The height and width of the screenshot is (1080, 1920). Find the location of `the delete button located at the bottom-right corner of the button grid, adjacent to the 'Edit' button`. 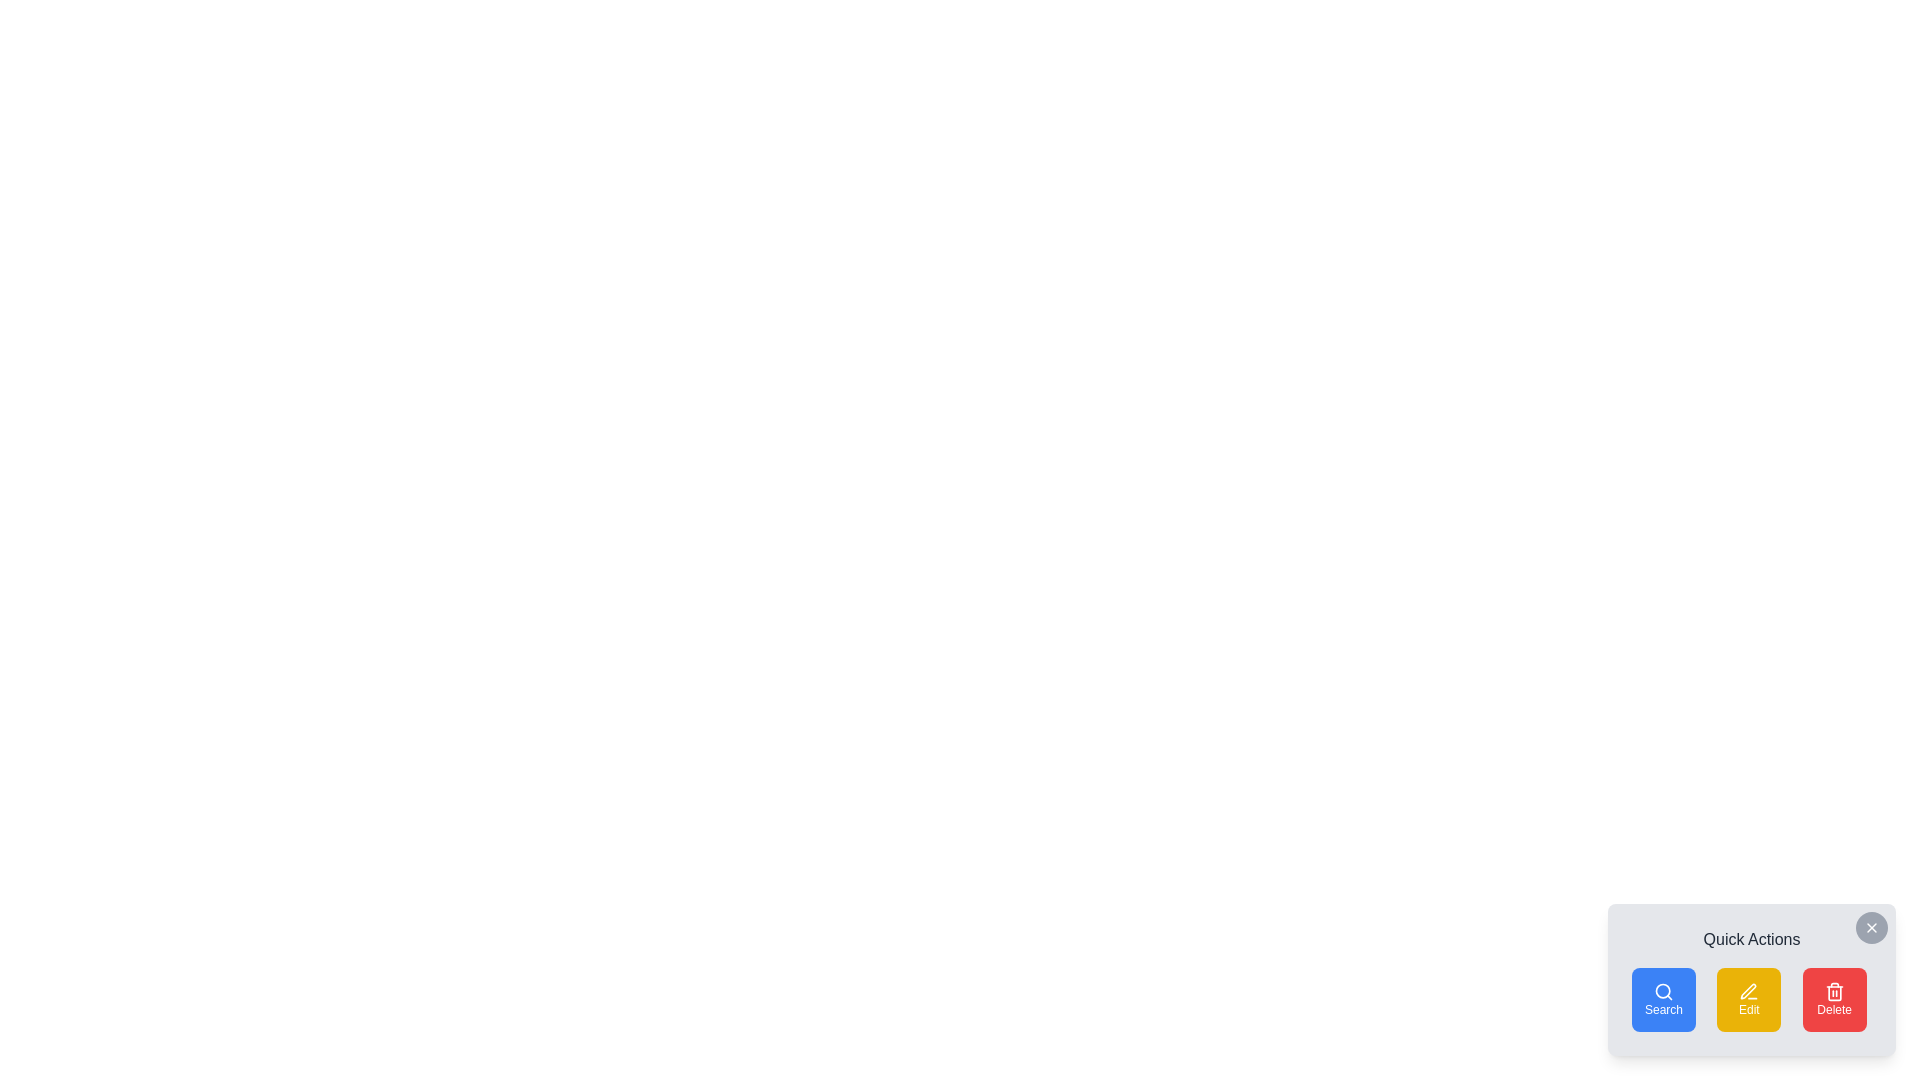

the delete button located at the bottom-right corner of the button grid, adjacent to the 'Edit' button is located at coordinates (1834, 999).